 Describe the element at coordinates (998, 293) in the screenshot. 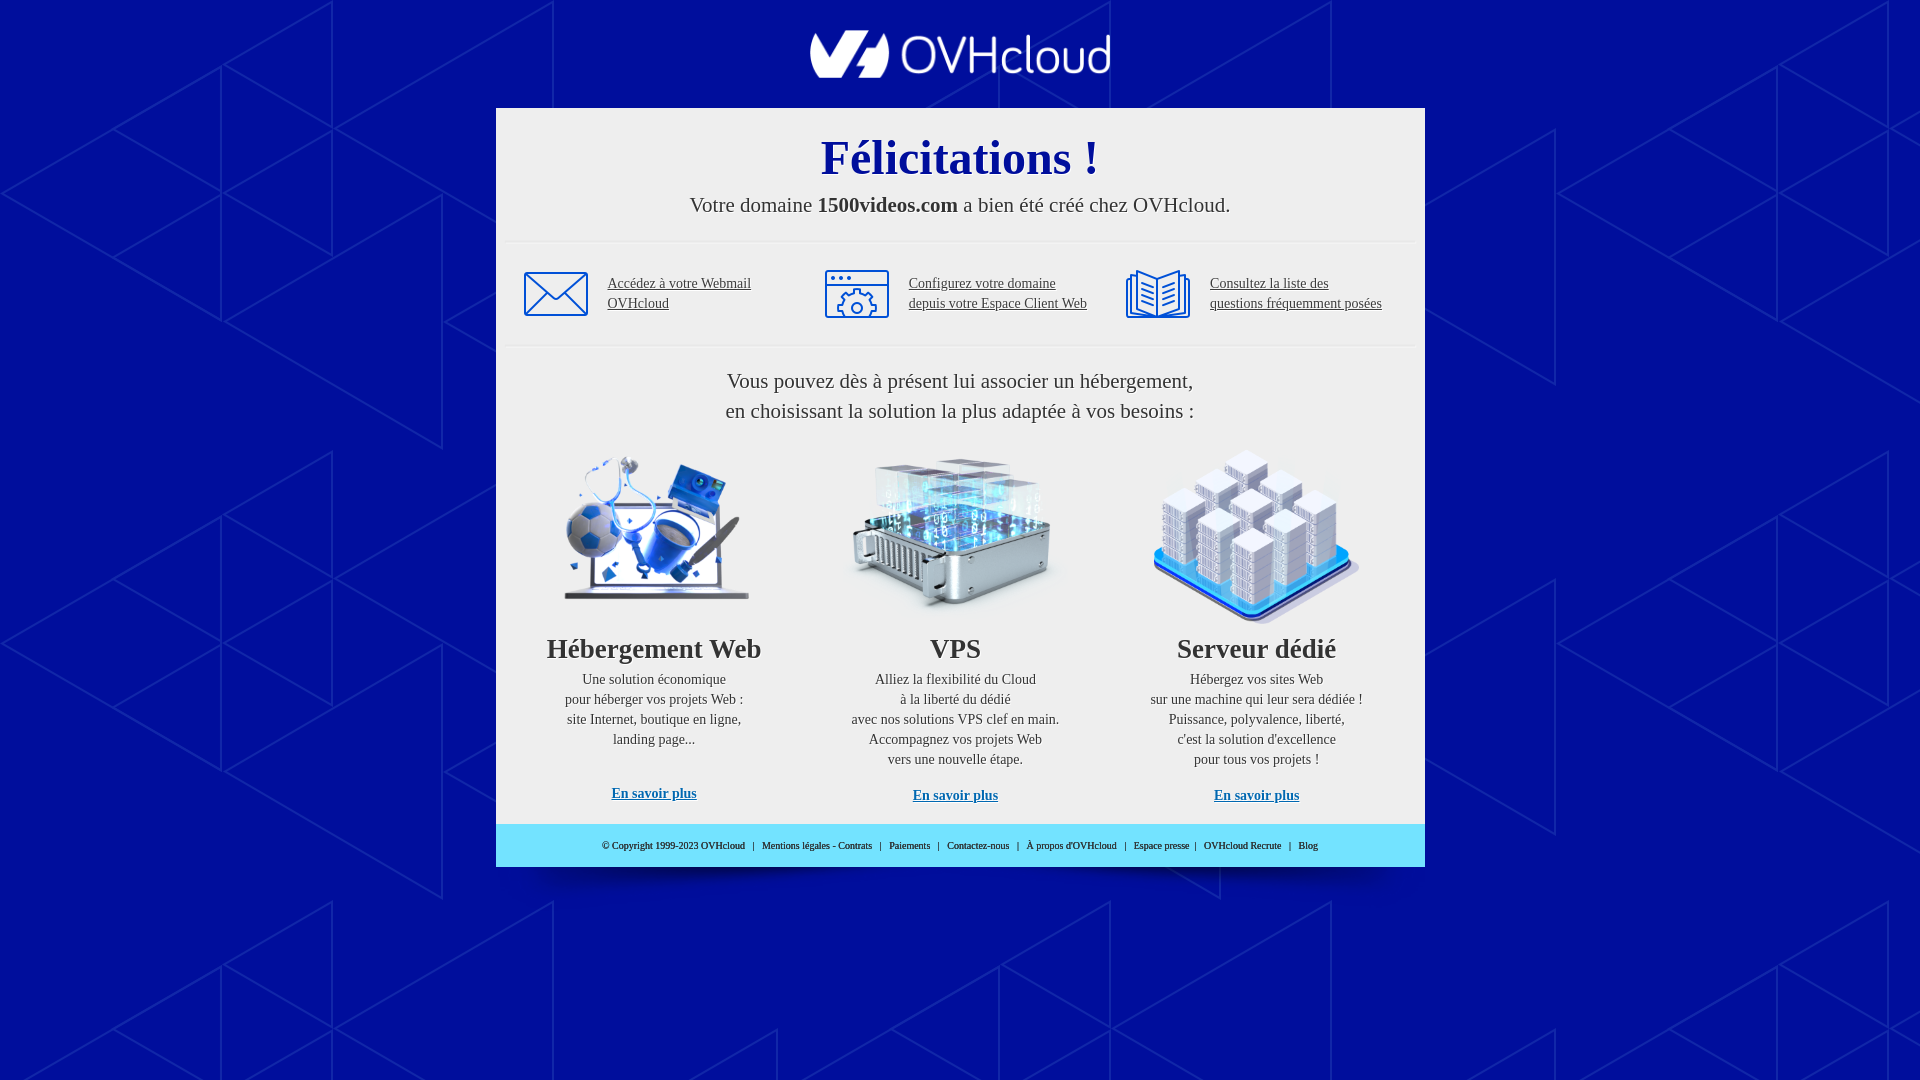

I see `'Configurez votre domaine` at that location.